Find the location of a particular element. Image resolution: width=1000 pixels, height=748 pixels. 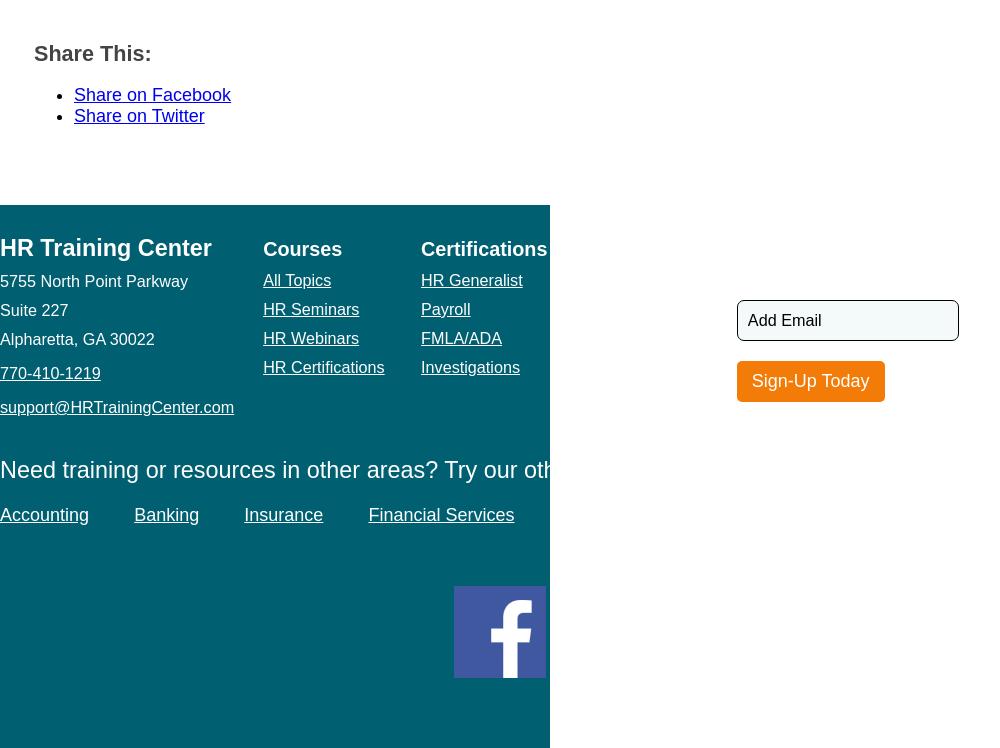

'Share on Twitter' is located at coordinates (73, 116).